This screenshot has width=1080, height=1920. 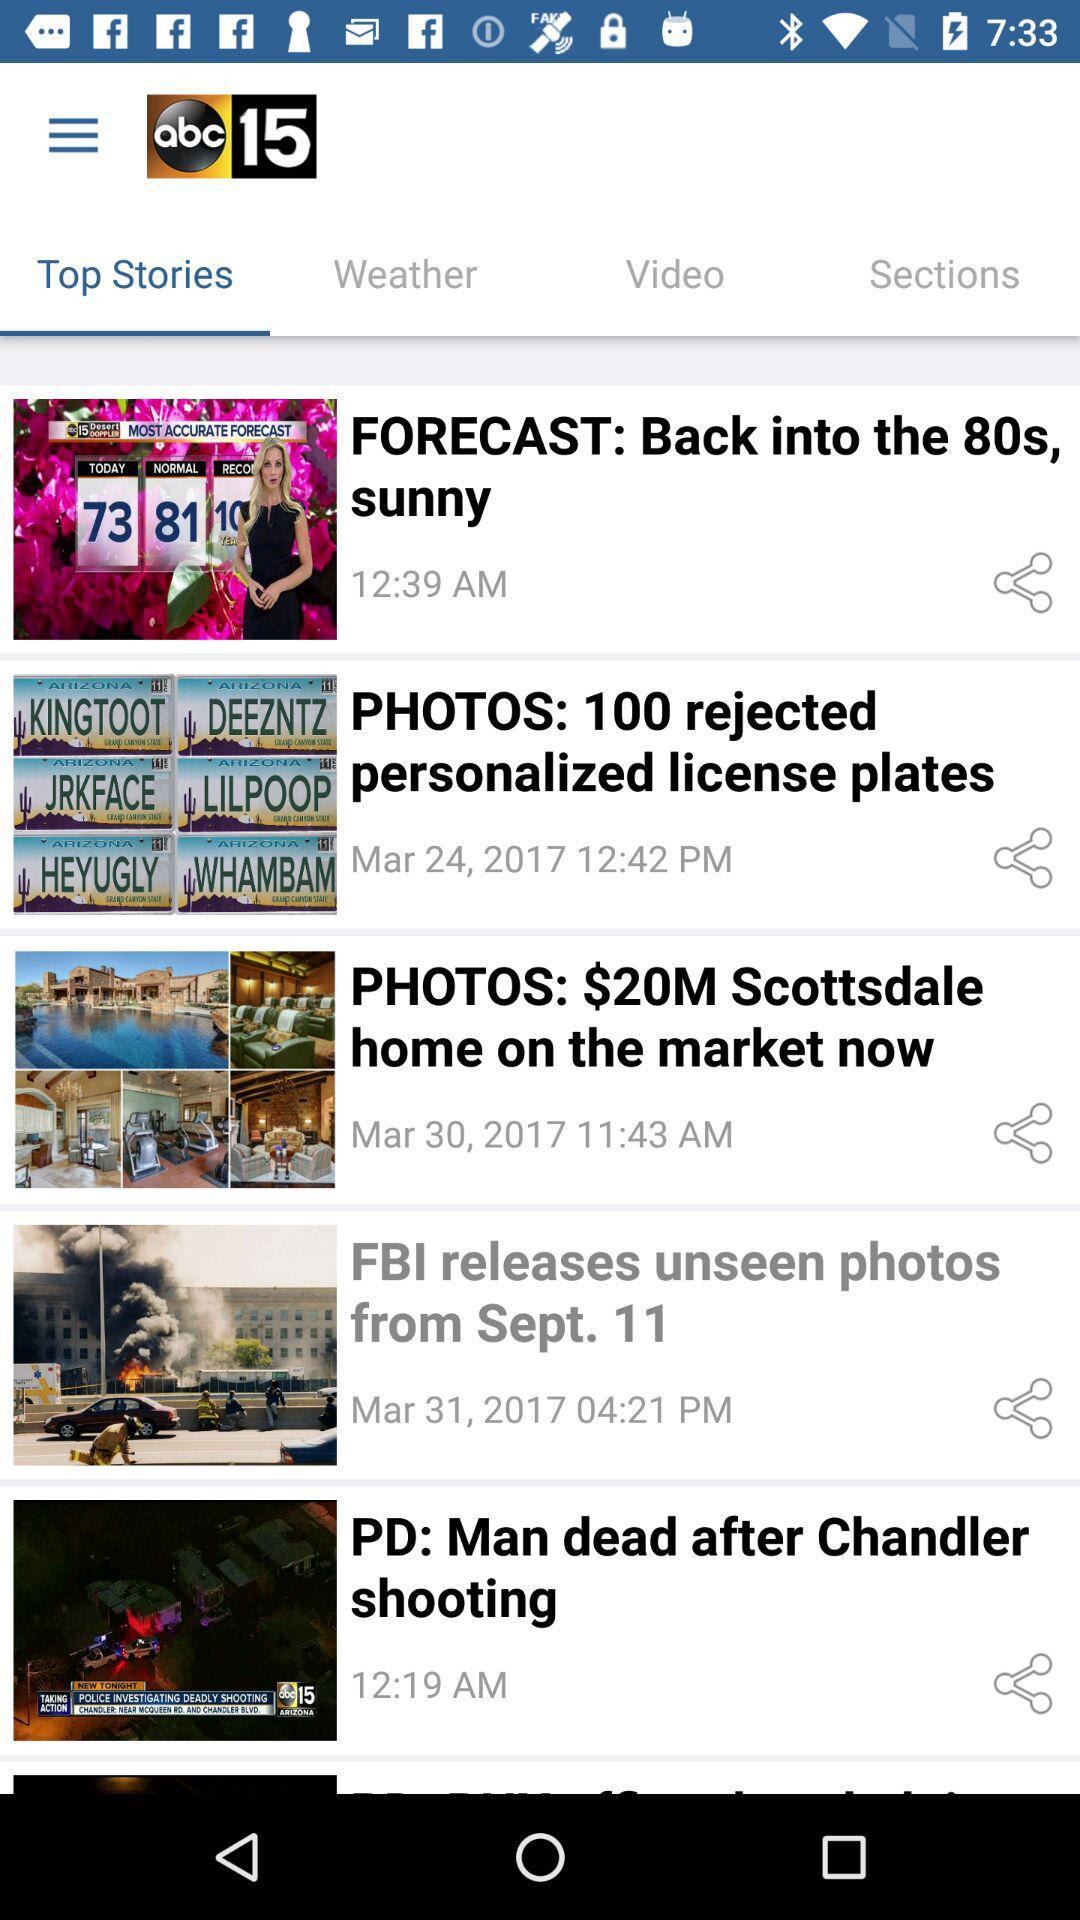 I want to click on an item, so click(x=174, y=519).